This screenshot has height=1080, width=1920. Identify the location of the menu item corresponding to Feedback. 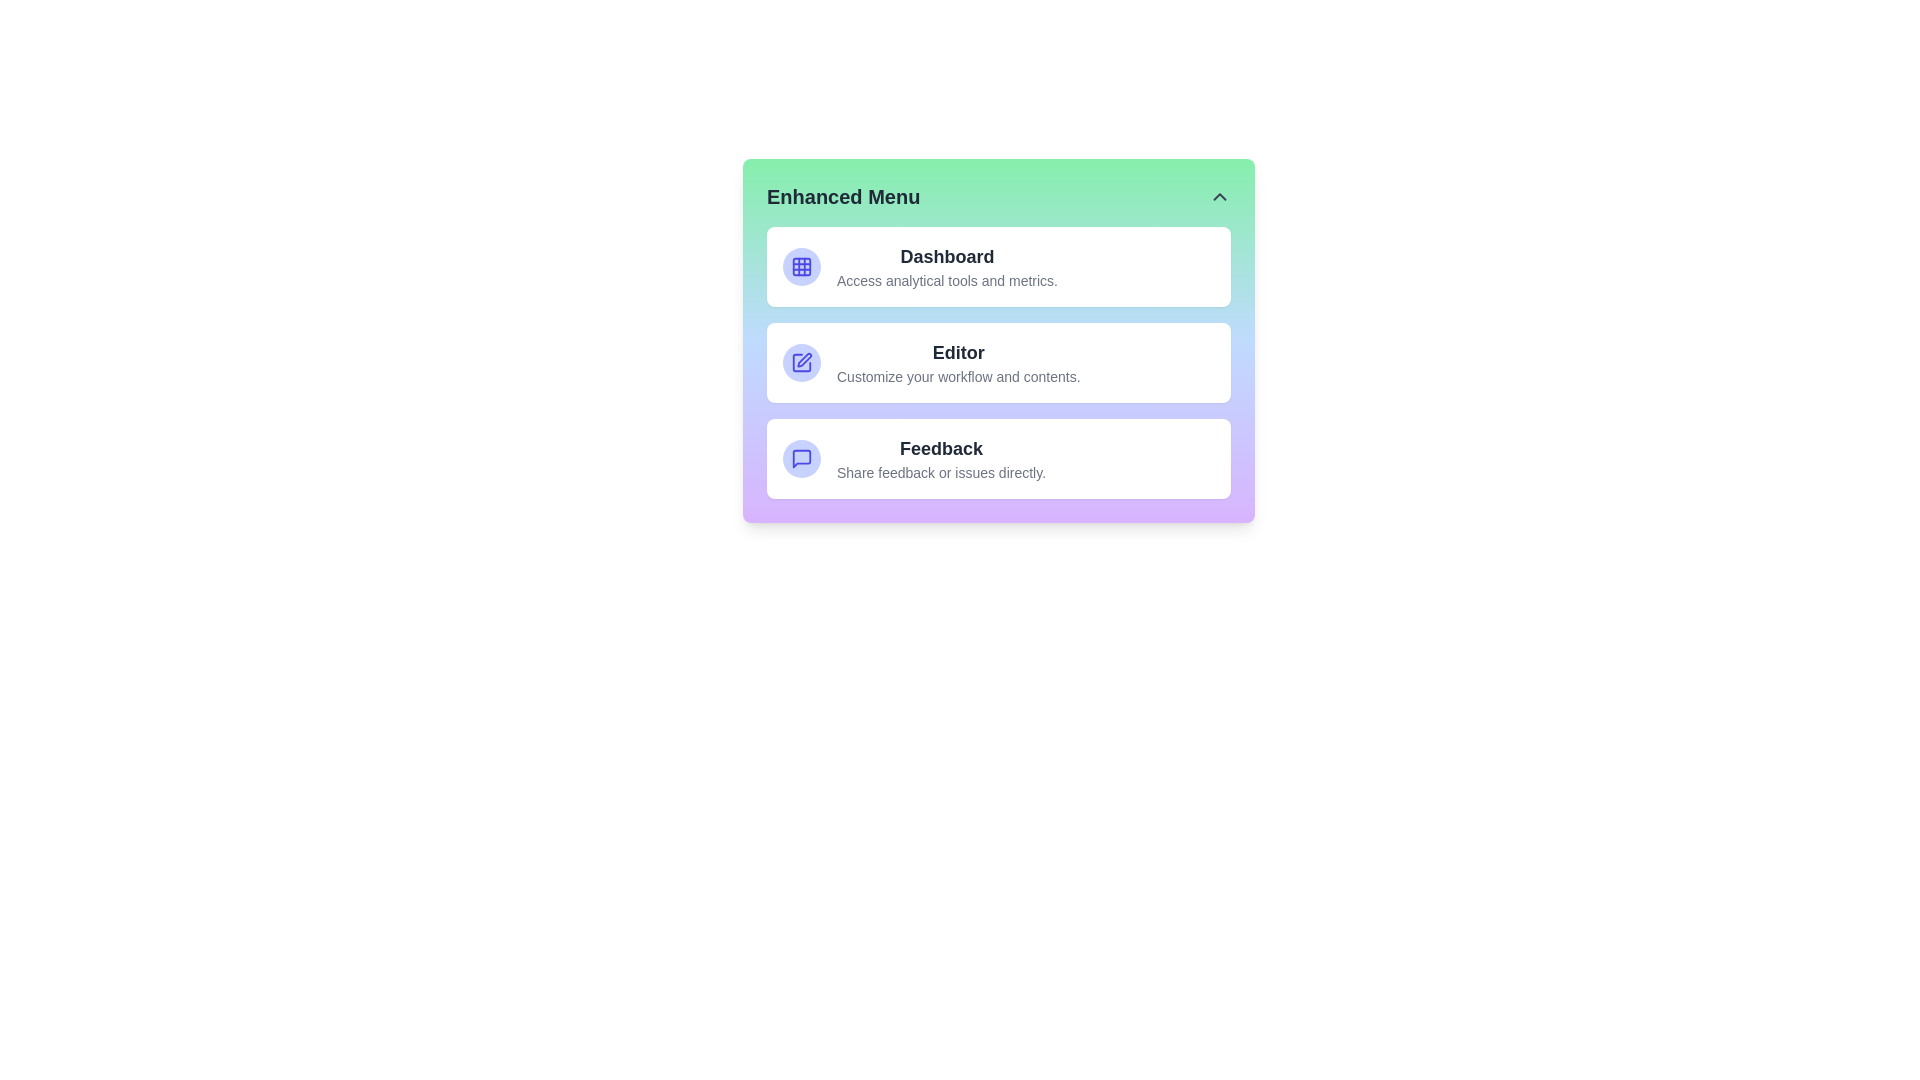
(998, 459).